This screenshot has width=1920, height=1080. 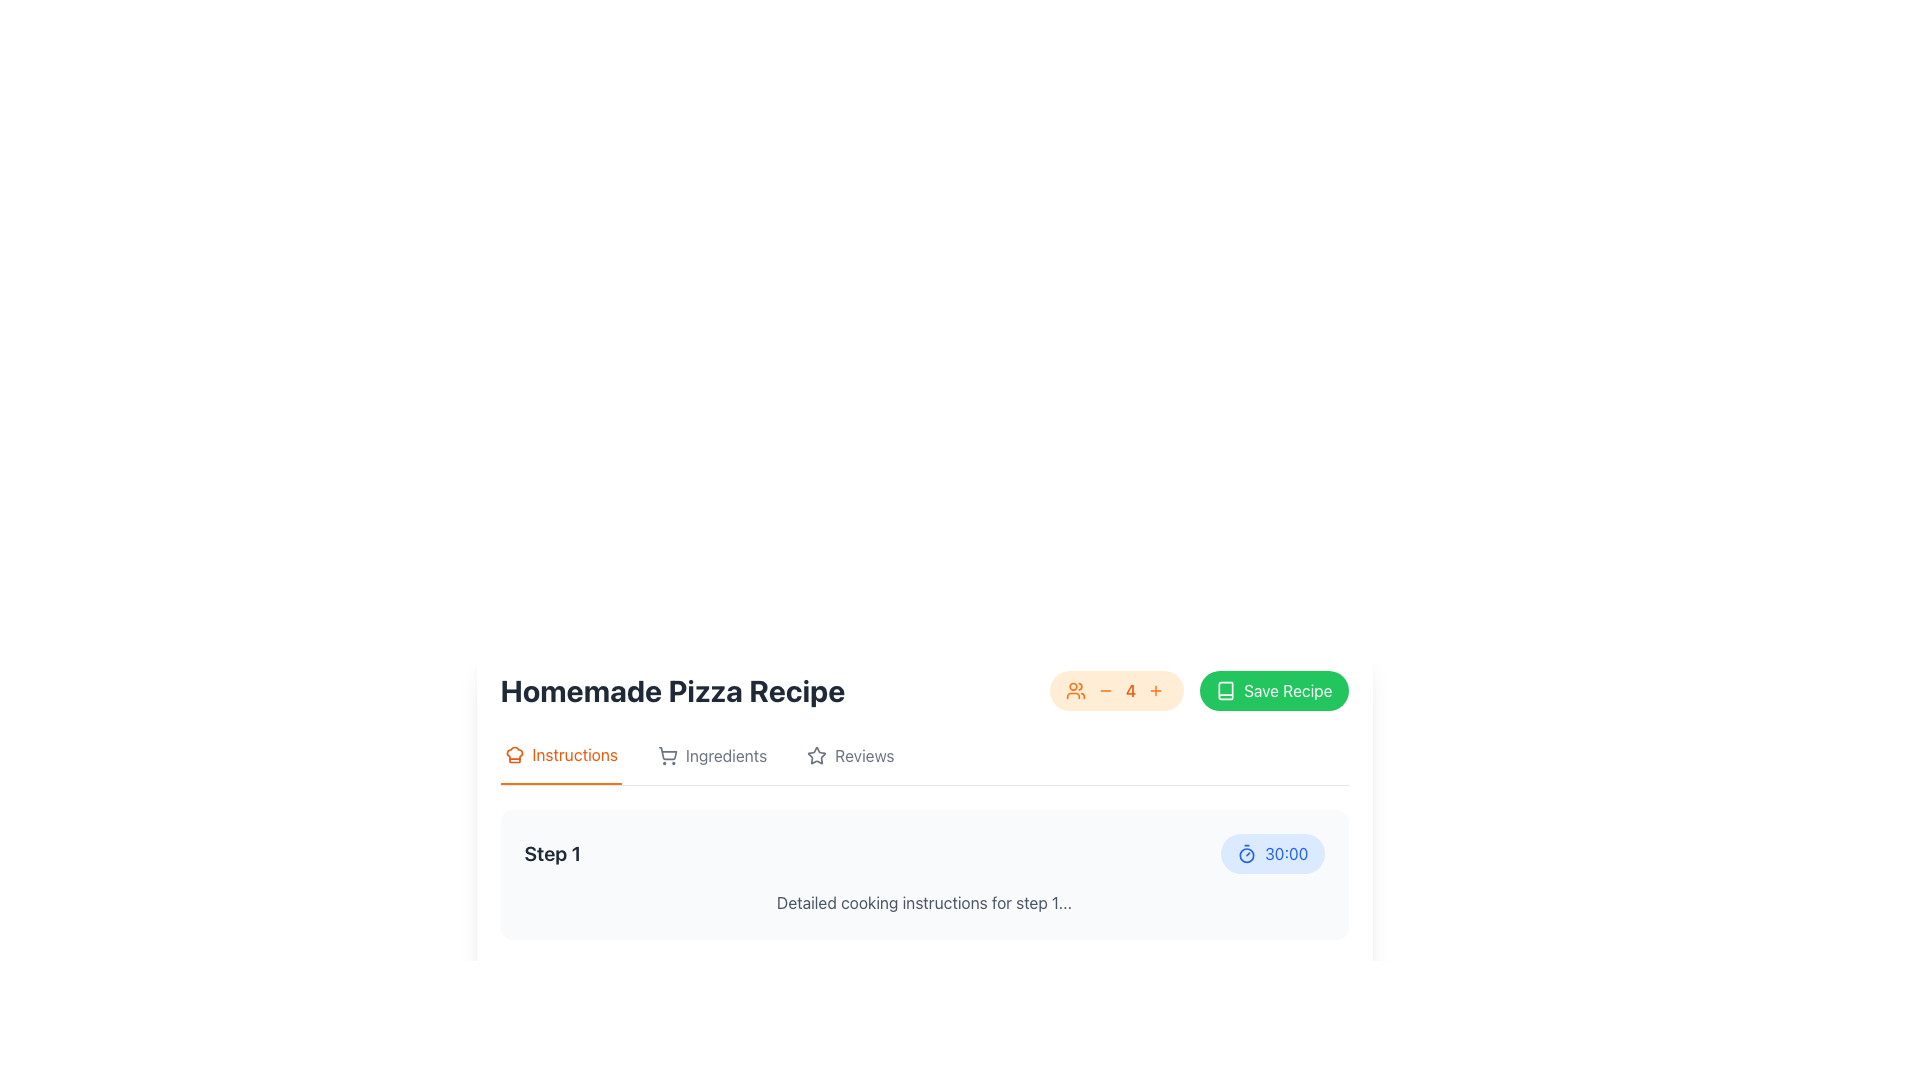 I want to click on the first tab of the navigation bar labeled 'Instructions', so click(x=560, y=763).